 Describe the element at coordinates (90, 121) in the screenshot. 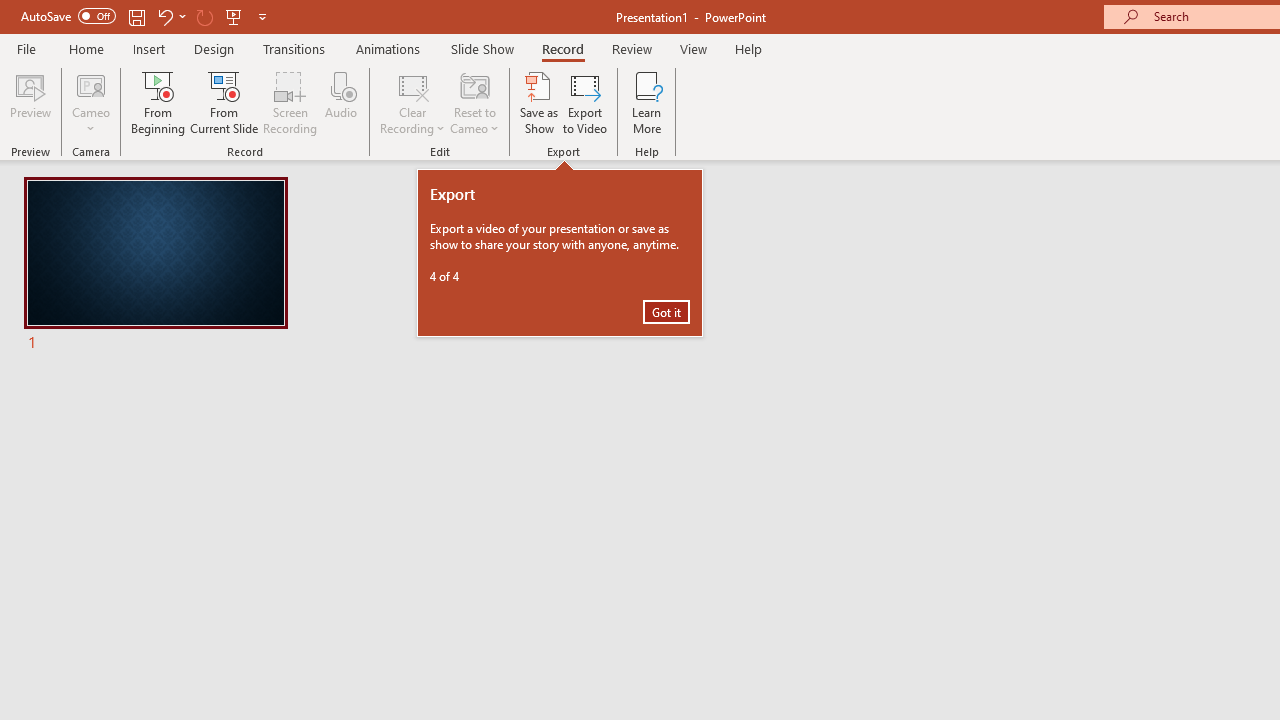

I see `'More Options'` at that location.